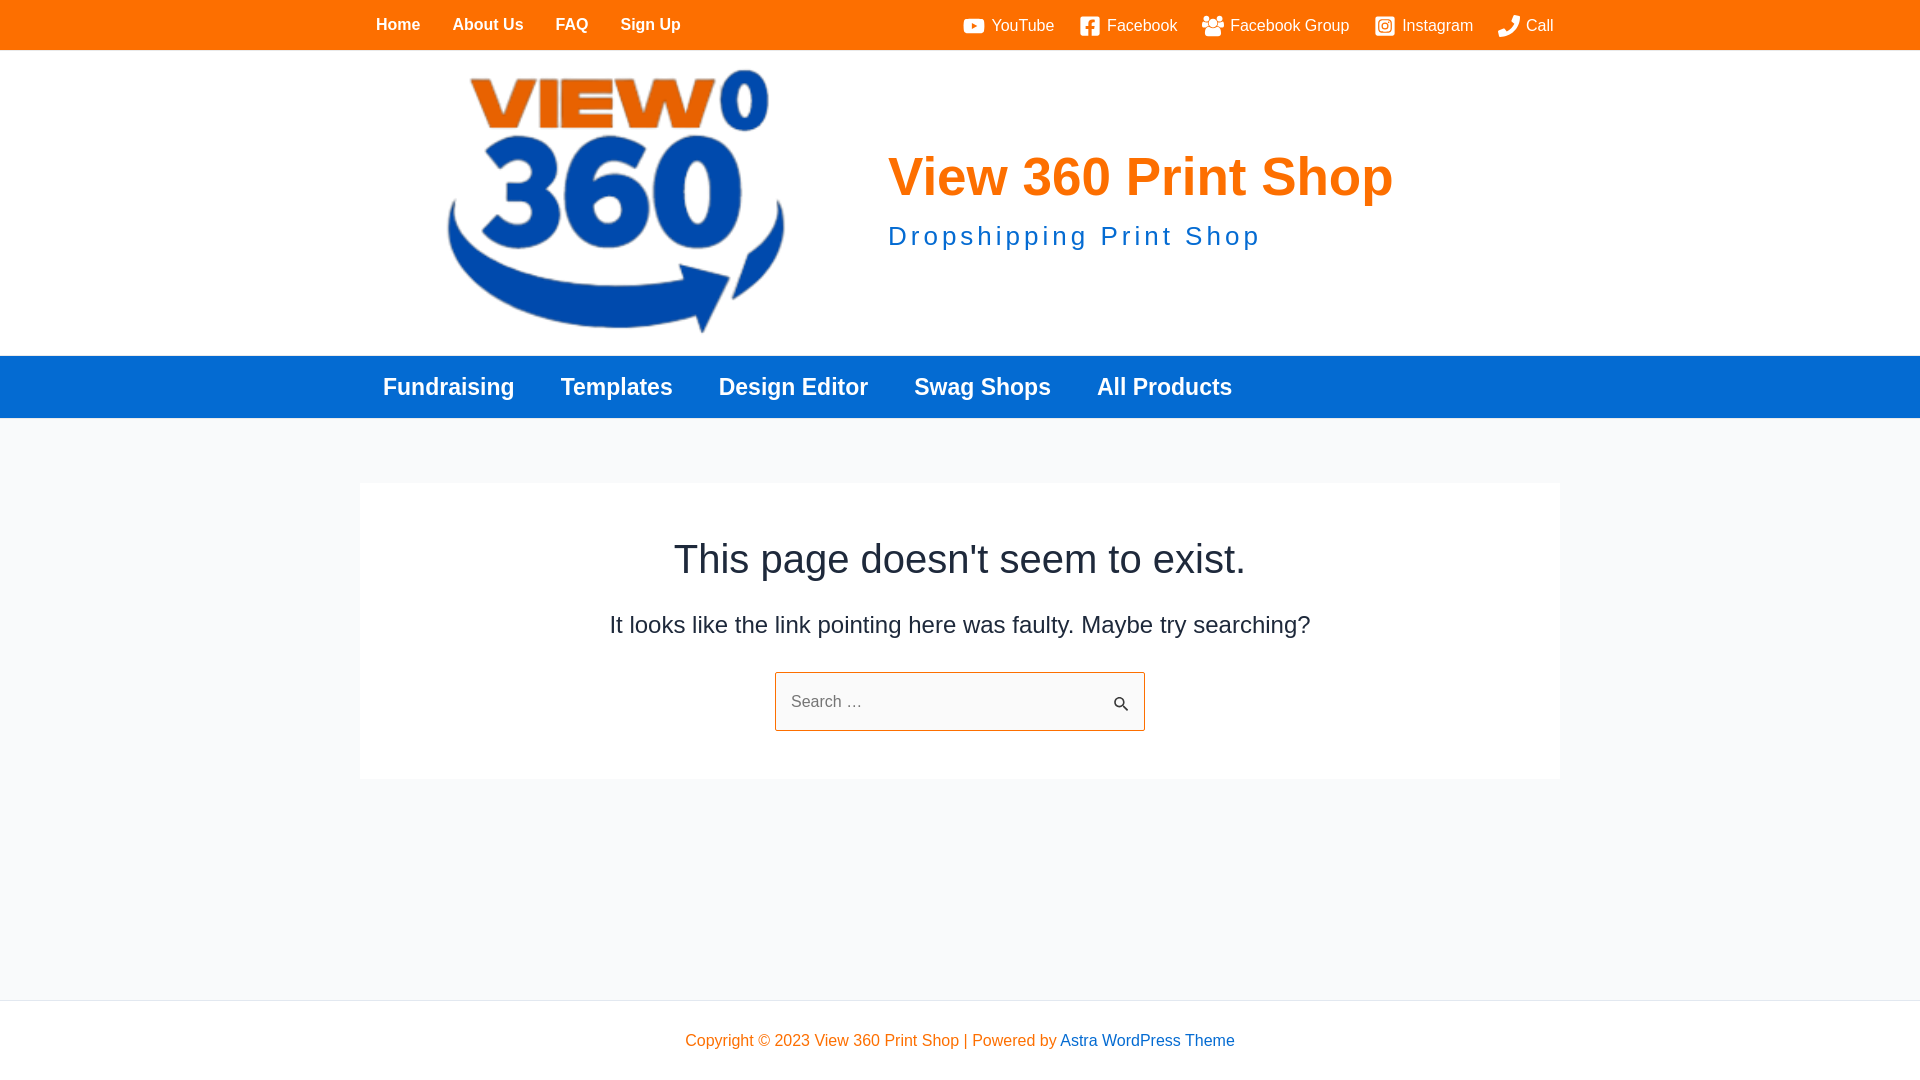  Describe the element at coordinates (1072, 26) in the screenshot. I see `'Facebook'` at that location.